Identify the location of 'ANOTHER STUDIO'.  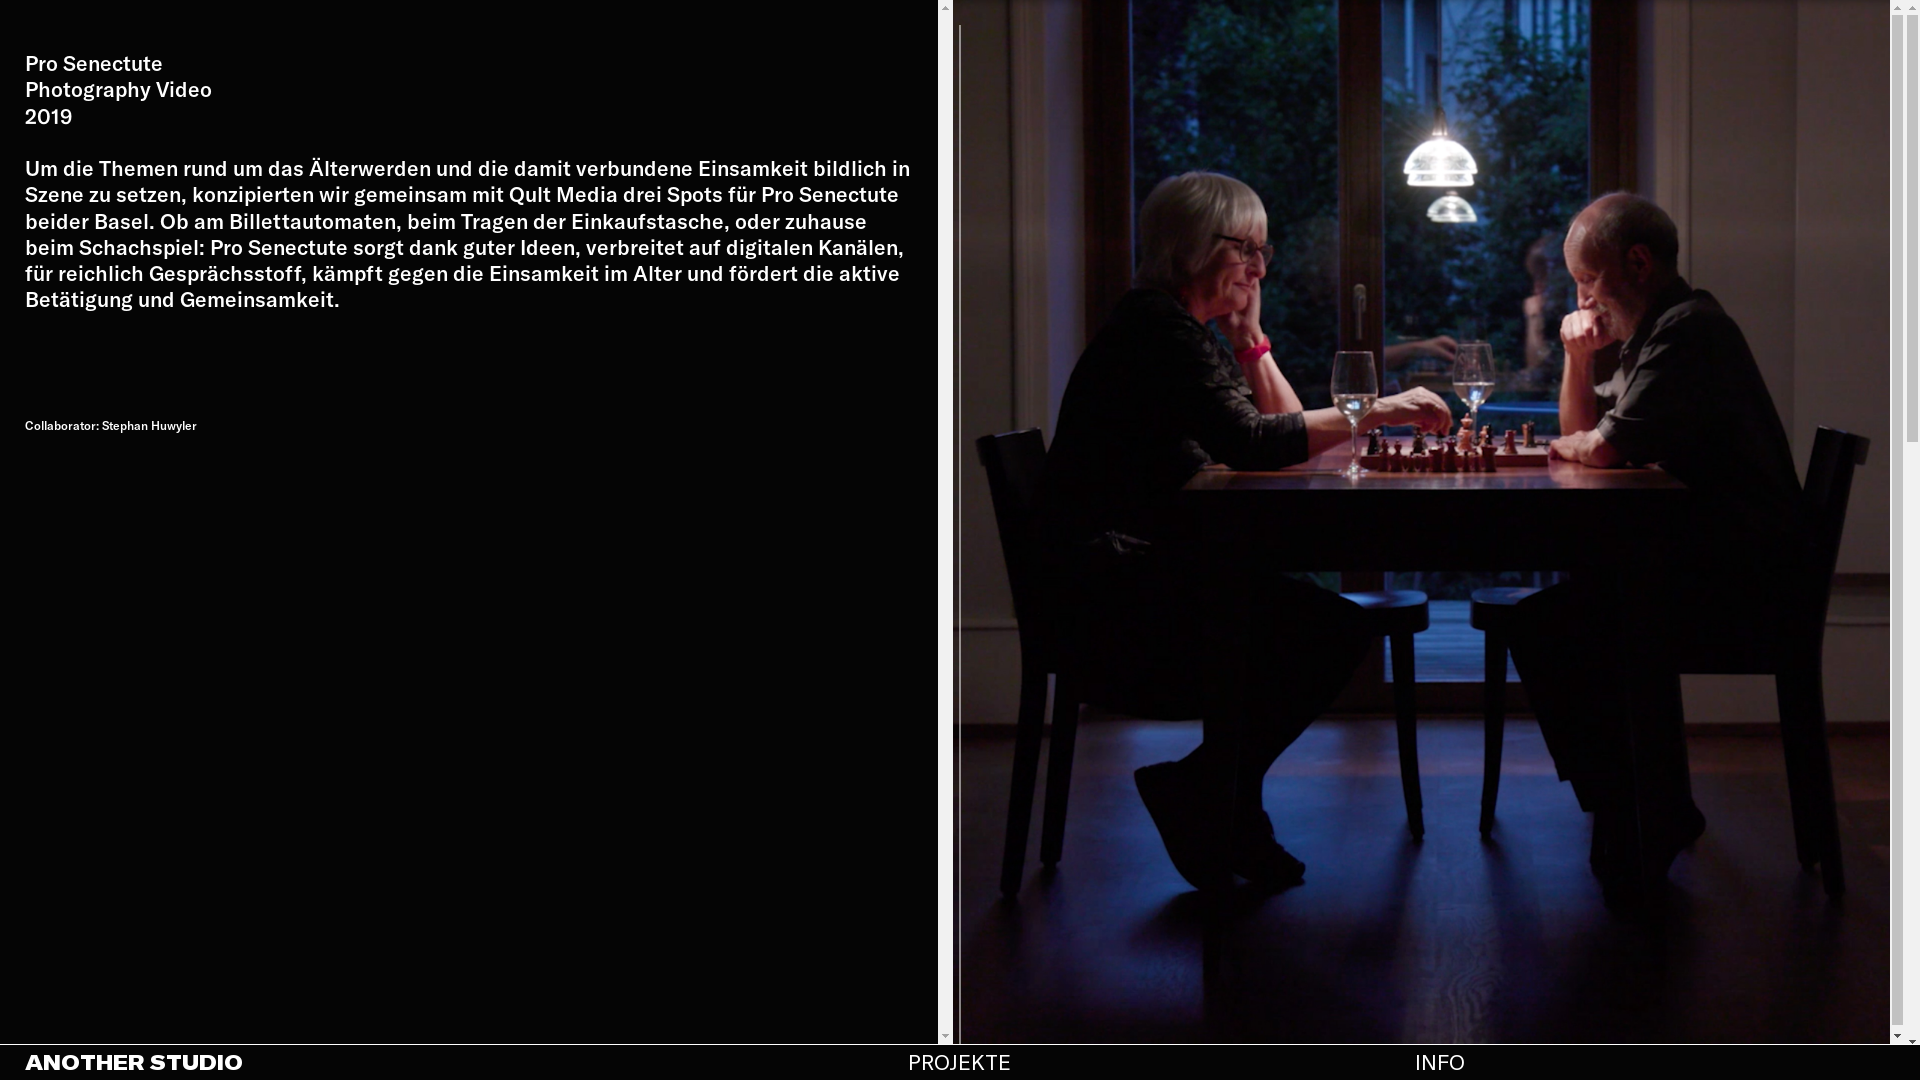
(24, 1060).